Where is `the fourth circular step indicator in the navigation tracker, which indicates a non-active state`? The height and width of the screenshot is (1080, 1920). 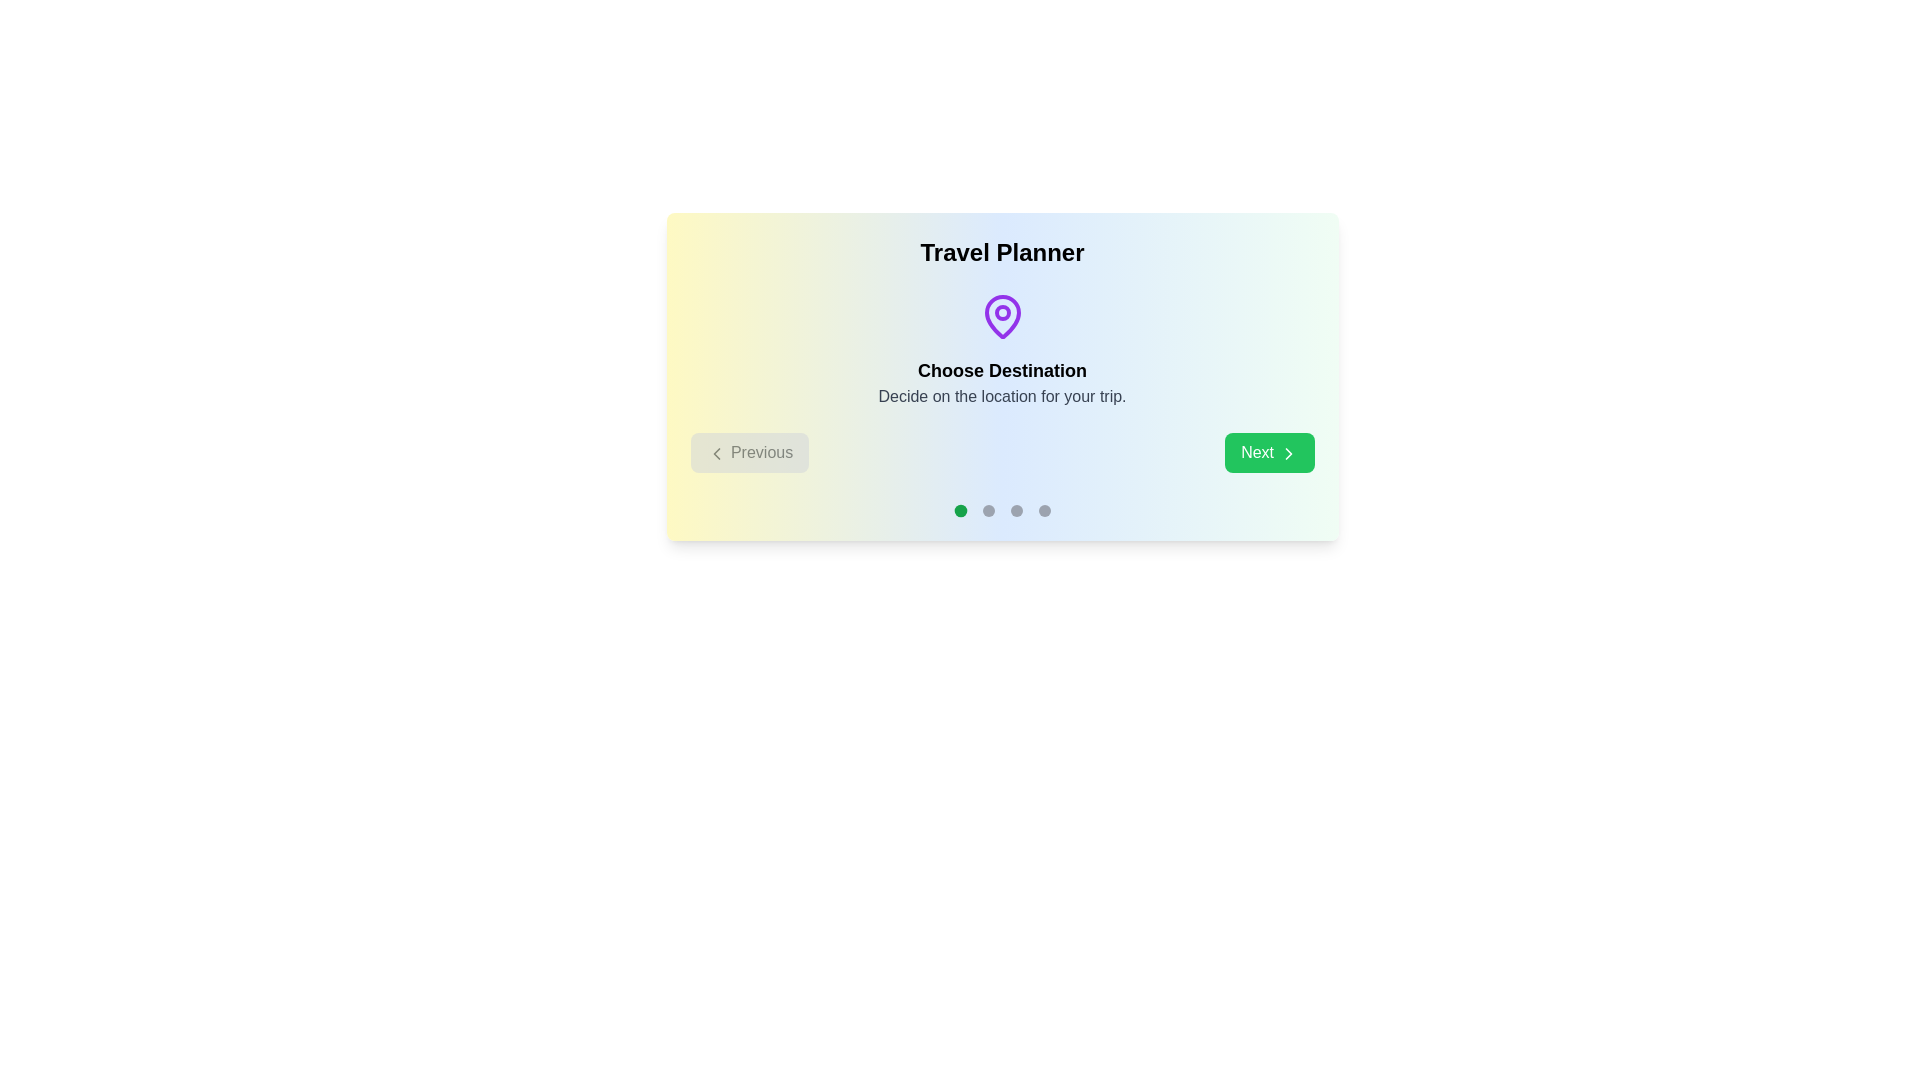 the fourth circular step indicator in the navigation tracker, which indicates a non-active state is located at coordinates (1043, 509).